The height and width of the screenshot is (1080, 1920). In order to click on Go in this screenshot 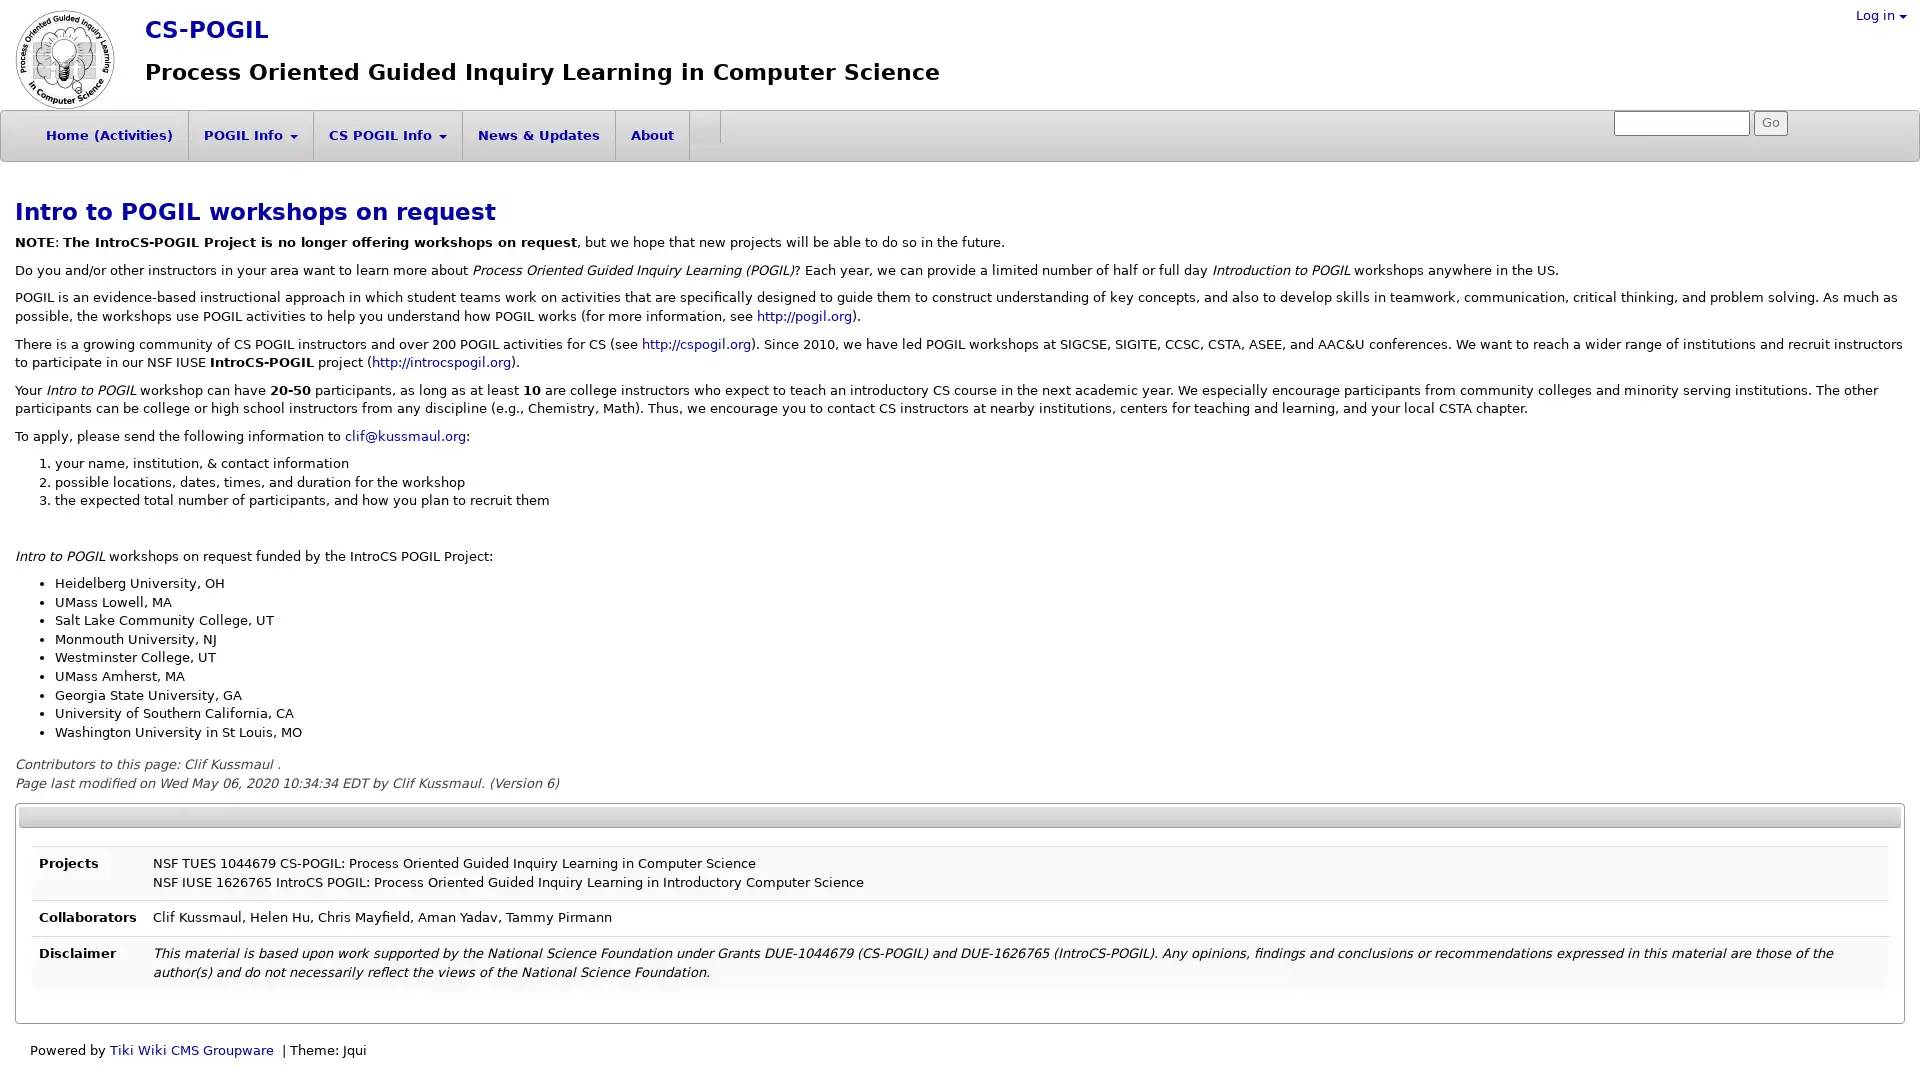, I will do `click(1771, 123)`.